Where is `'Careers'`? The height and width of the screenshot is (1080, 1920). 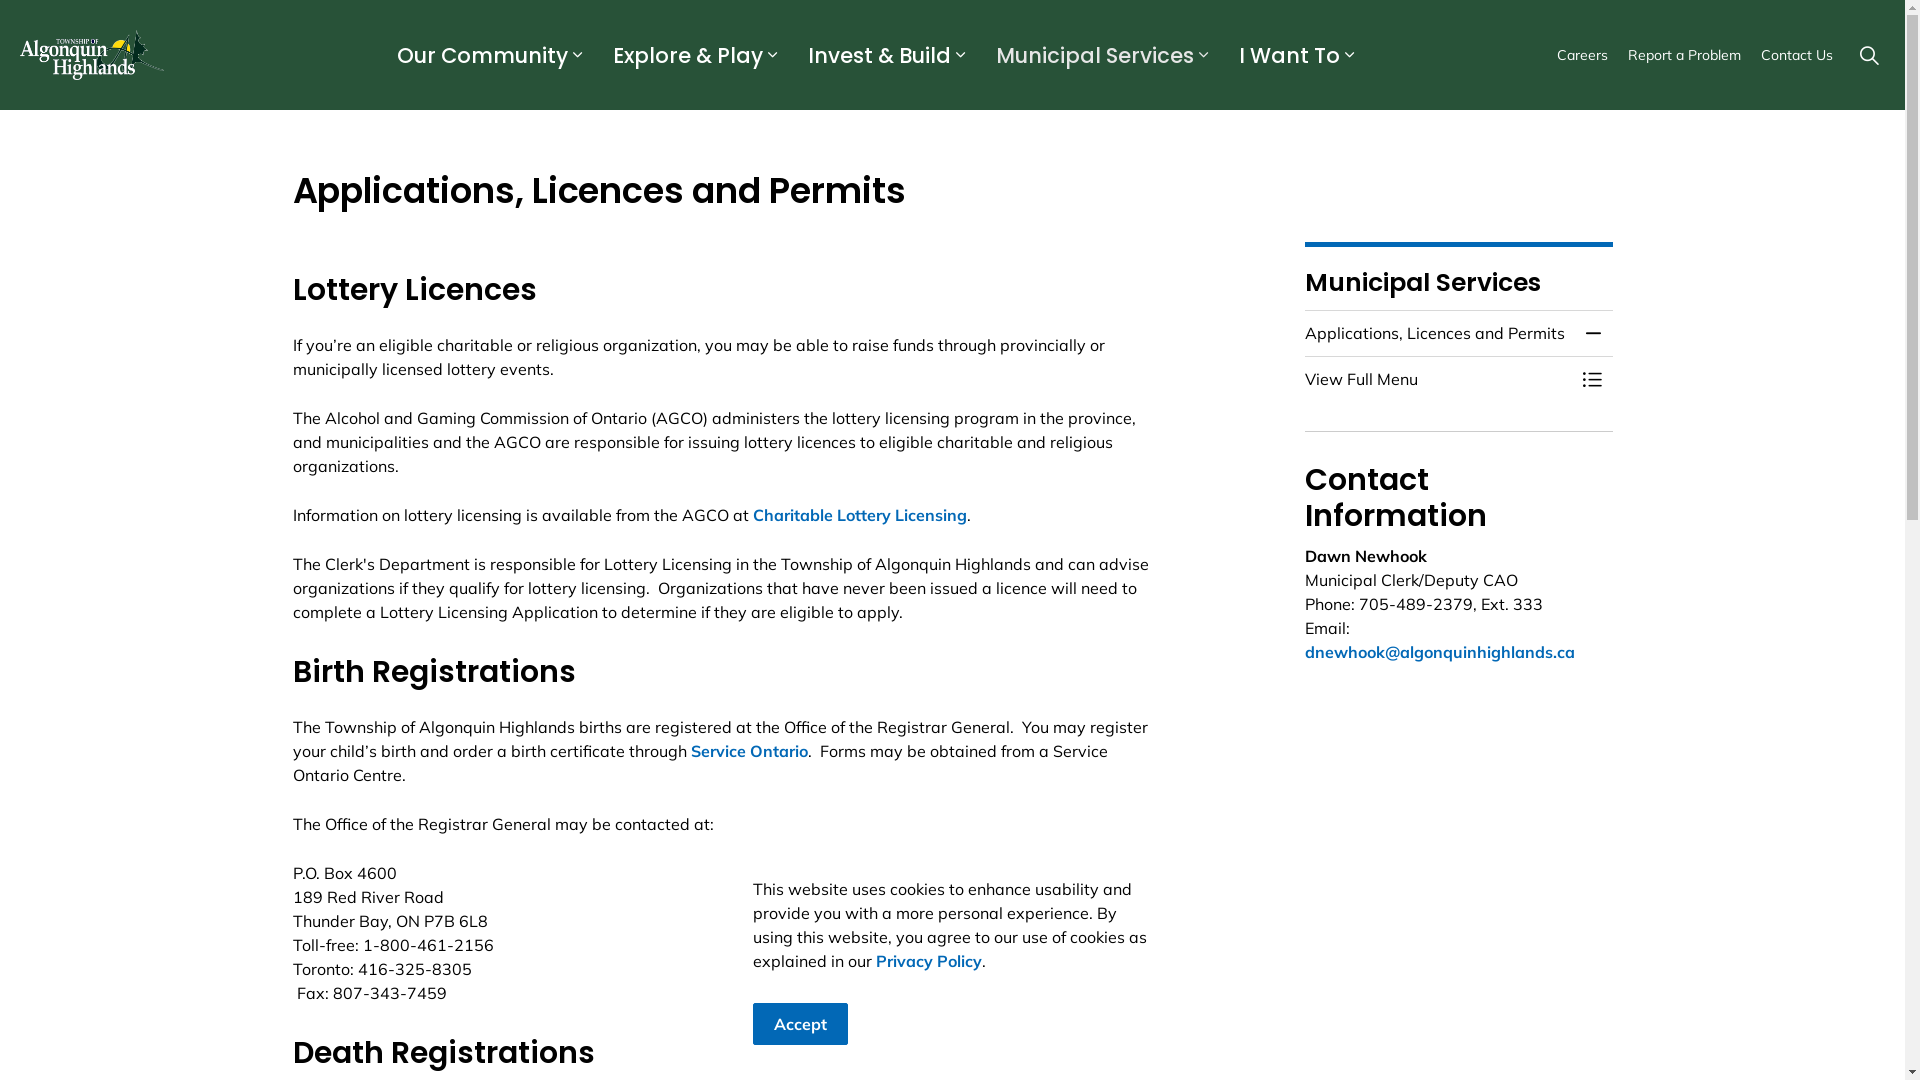 'Careers' is located at coordinates (1581, 53).